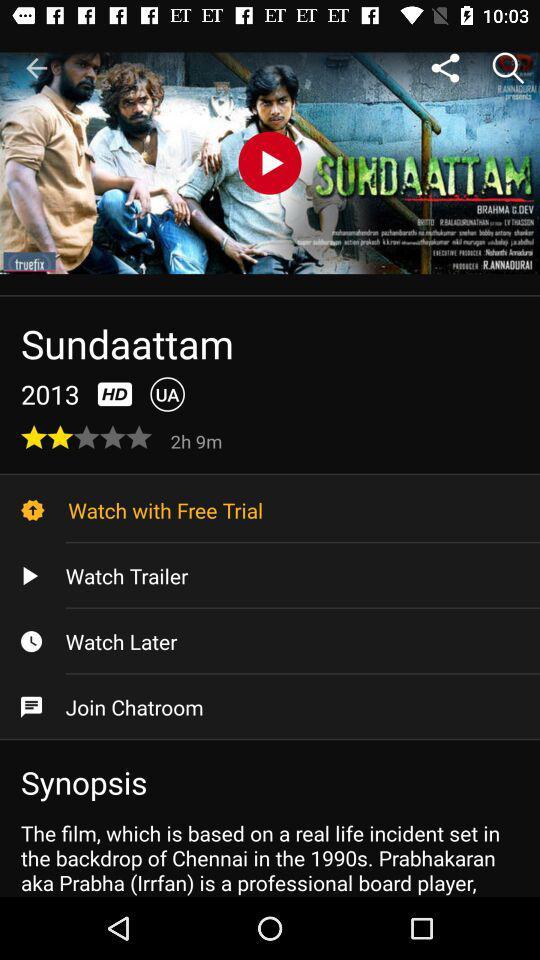 The width and height of the screenshot is (540, 960). Describe the element at coordinates (270, 640) in the screenshot. I see `the icon below watch trailer icon` at that location.